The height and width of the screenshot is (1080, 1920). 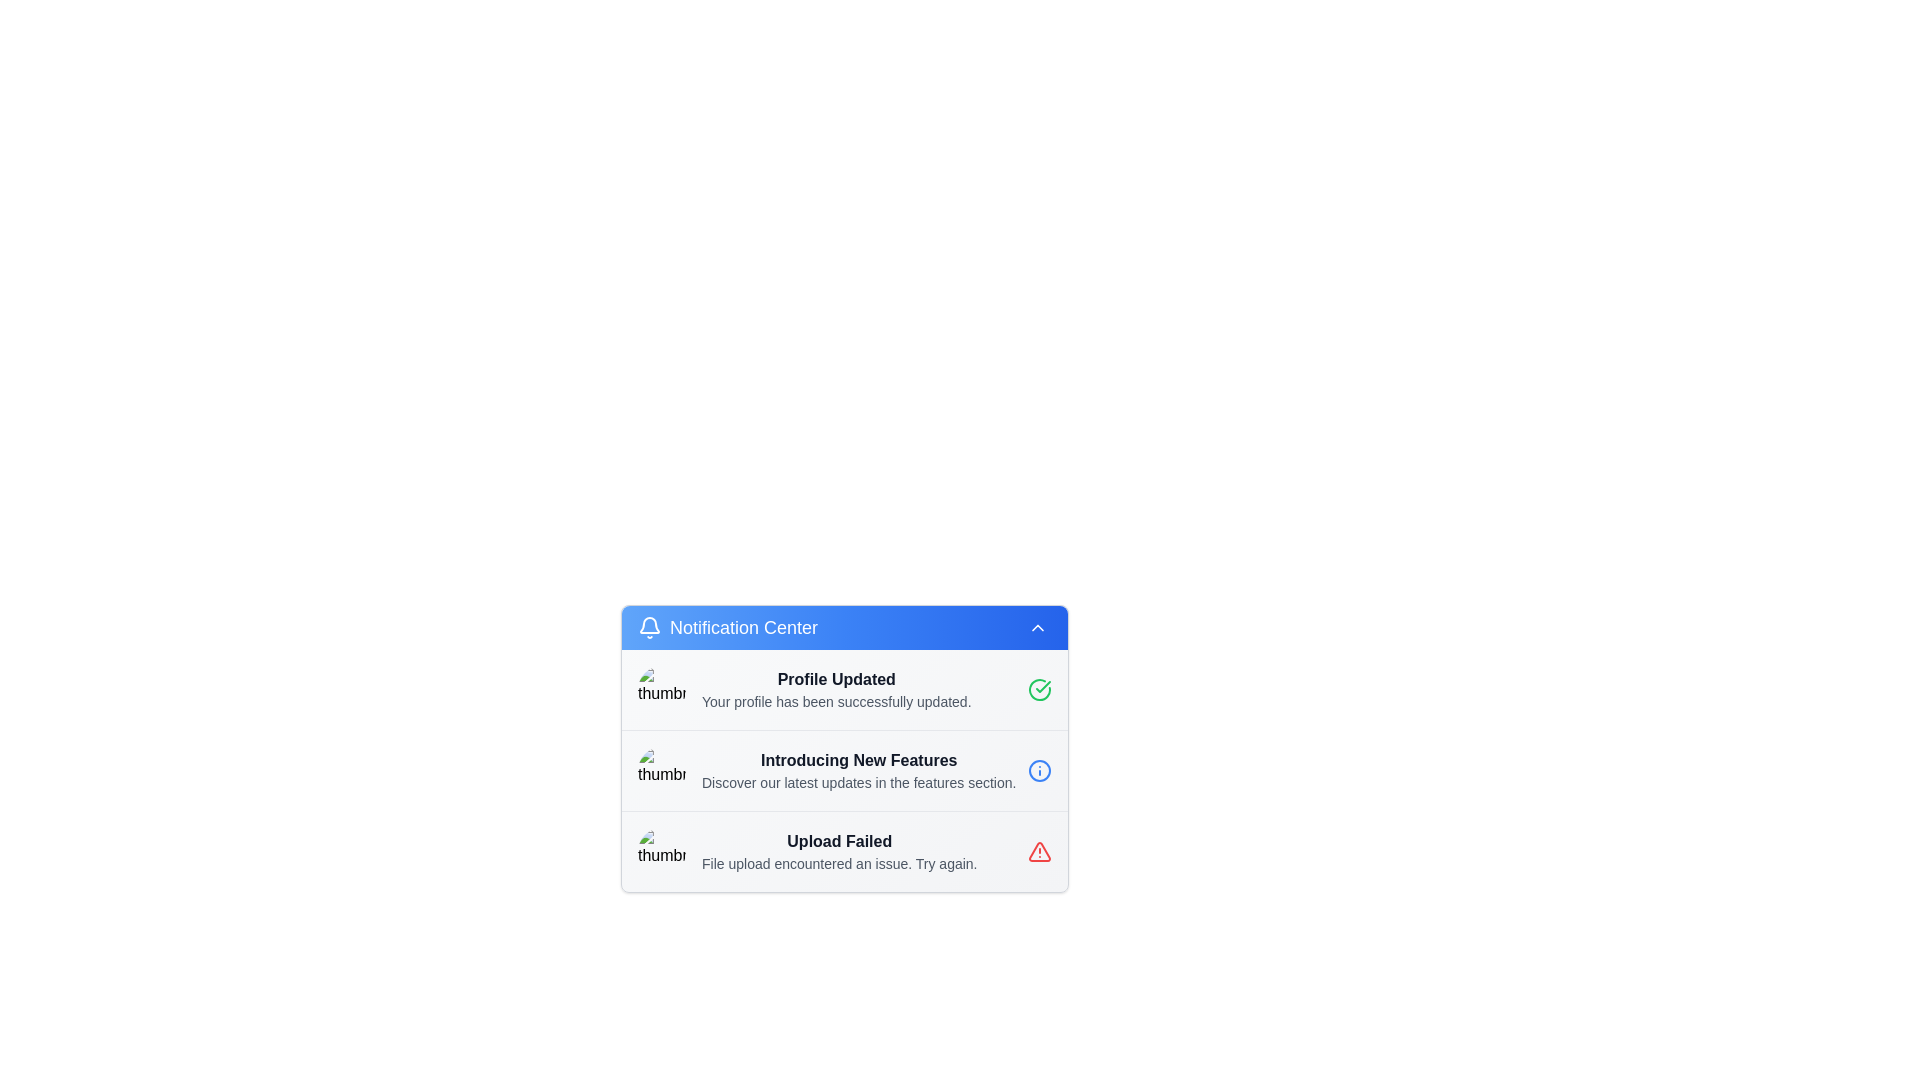 What do you see at coordinates (1040, 852) in the screenshot?
I see `the red triangular alert icon located in the upper-right corner of the 'Upload Failed' notification item` at bounding box center [1040, 852].